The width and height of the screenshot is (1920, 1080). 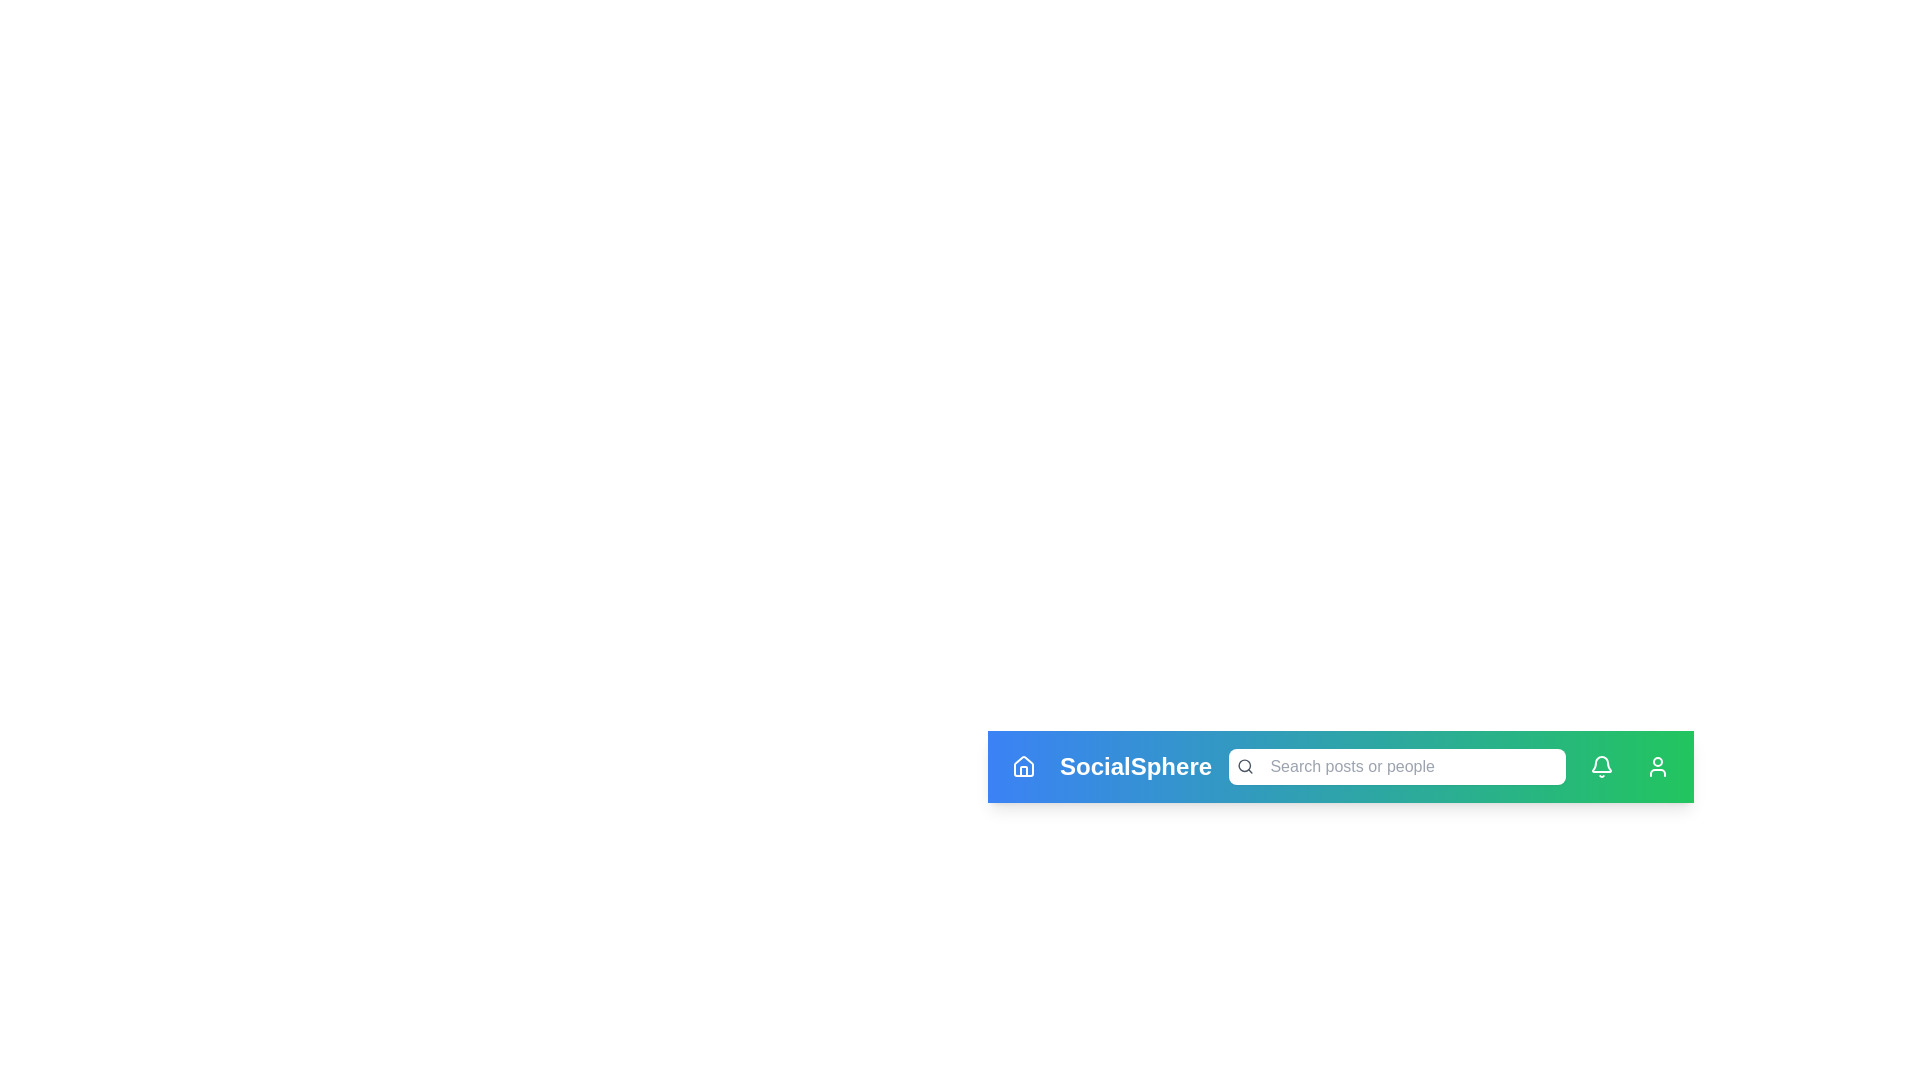 What do you see at coordinates (1023, 766) in the screenshot?
I see `the Home icon to navigate to the homepage` at bounding box center [1023, 766].